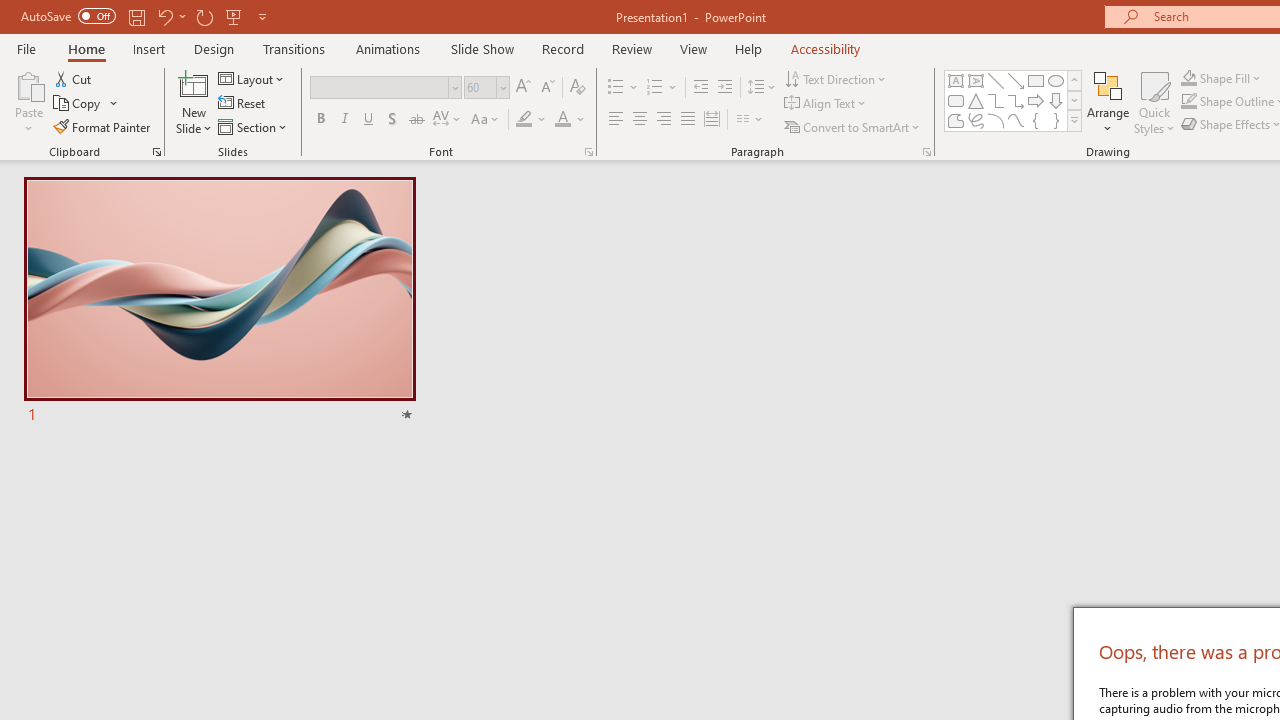 This screenshot has width=1280, height=720. I want to click on 'Arrow: Down', so click(1055, 100).